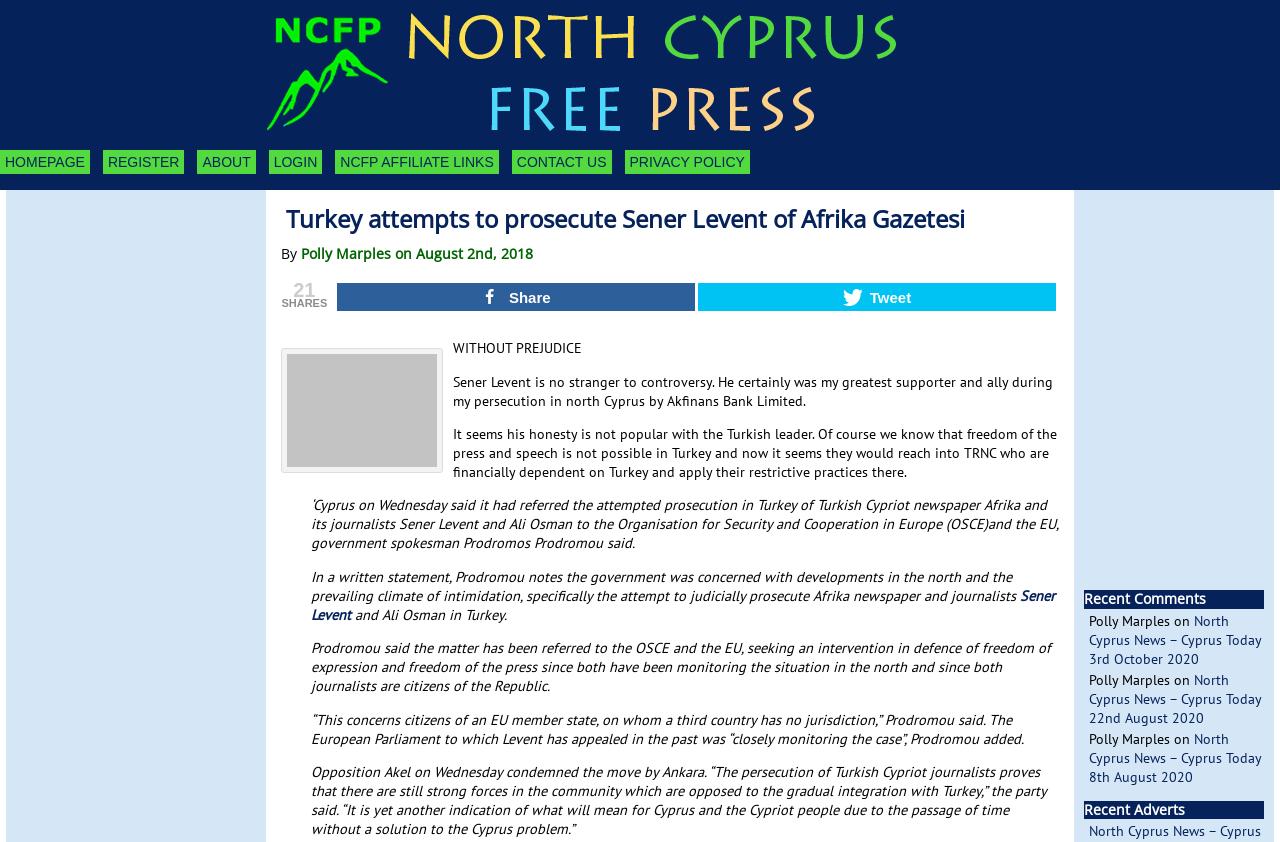 This screenshot has width=1280, height=842. What do you see at coordinates (141, 161) in the screenshot?
I see `'Register'` at bounding box center [141, 161].